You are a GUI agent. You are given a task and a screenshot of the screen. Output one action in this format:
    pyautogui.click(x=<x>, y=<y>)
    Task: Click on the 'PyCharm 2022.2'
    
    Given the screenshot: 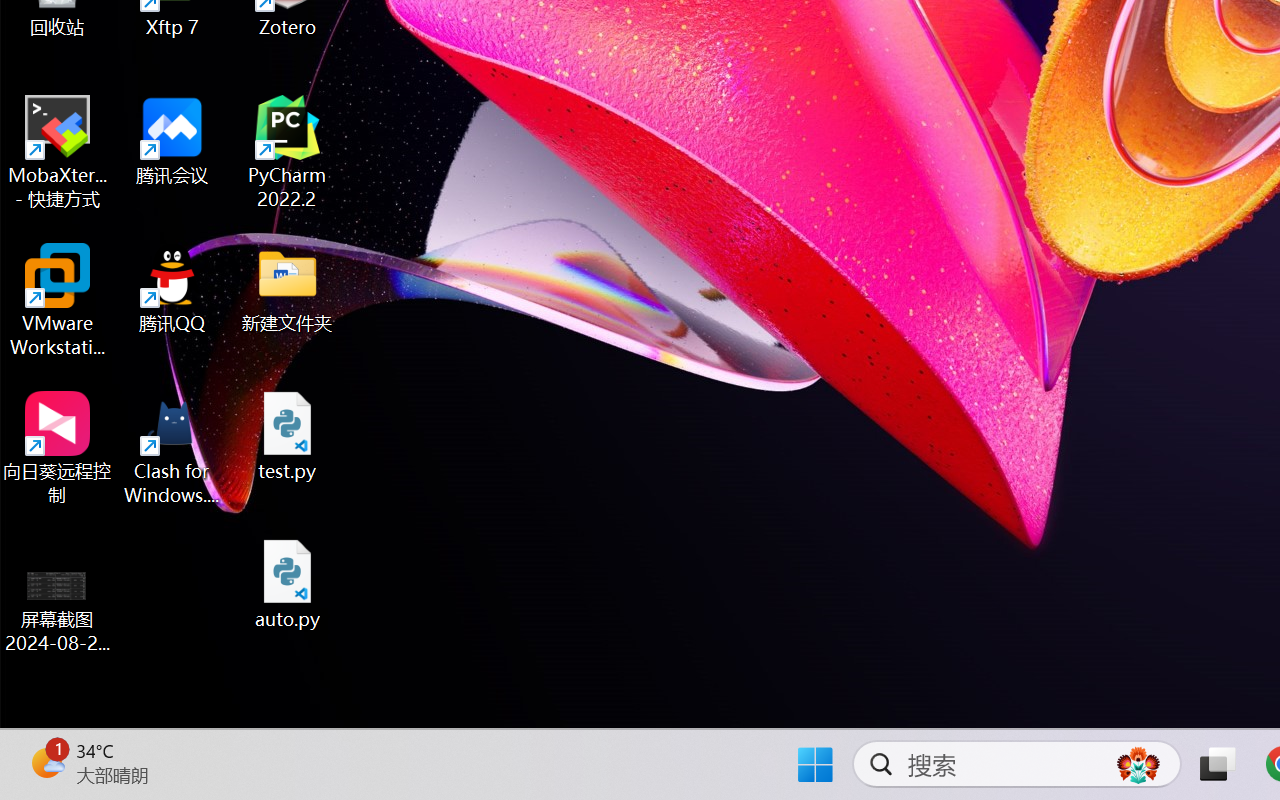 What is the action you would take?
    pyautogui.click(x=287, y=152)
    